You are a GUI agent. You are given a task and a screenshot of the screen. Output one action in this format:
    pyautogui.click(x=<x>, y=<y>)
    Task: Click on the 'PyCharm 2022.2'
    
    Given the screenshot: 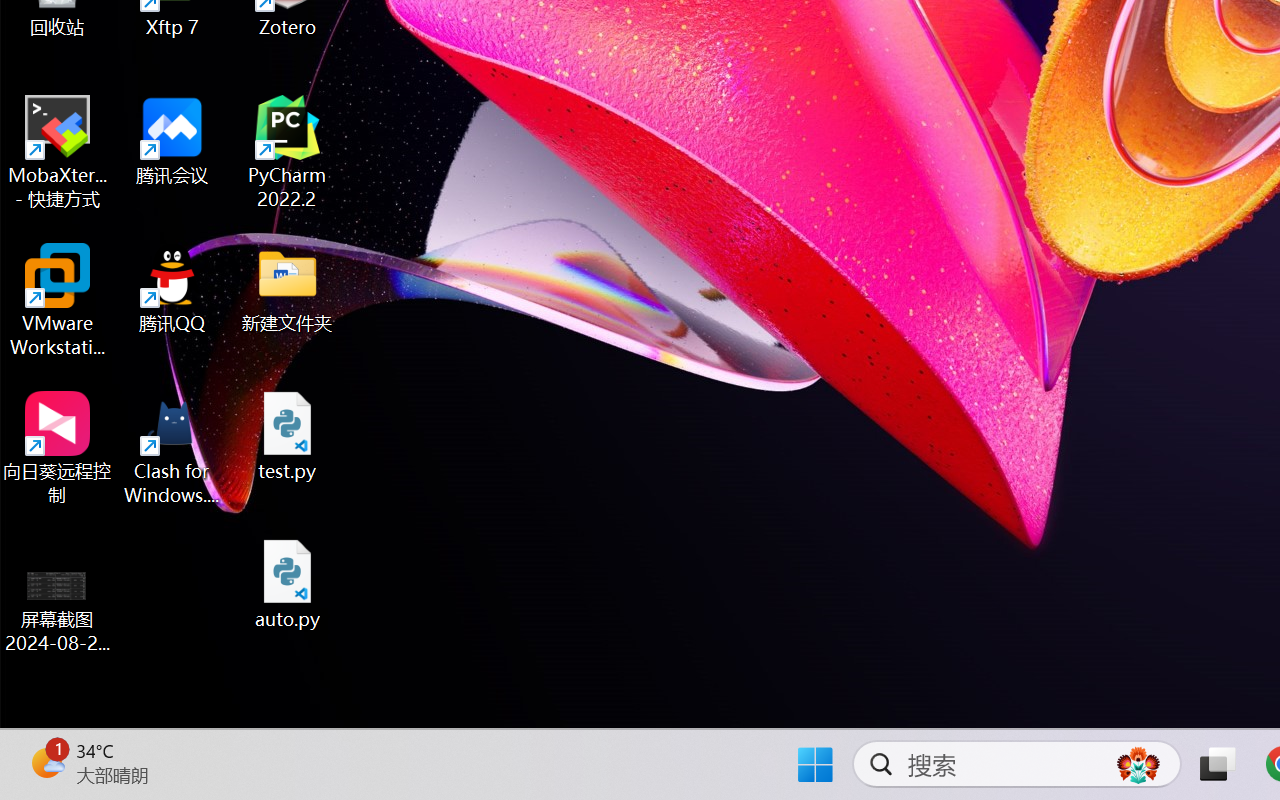 What is the action you would take?
    pyautogui.click(x=287, y=152)
    